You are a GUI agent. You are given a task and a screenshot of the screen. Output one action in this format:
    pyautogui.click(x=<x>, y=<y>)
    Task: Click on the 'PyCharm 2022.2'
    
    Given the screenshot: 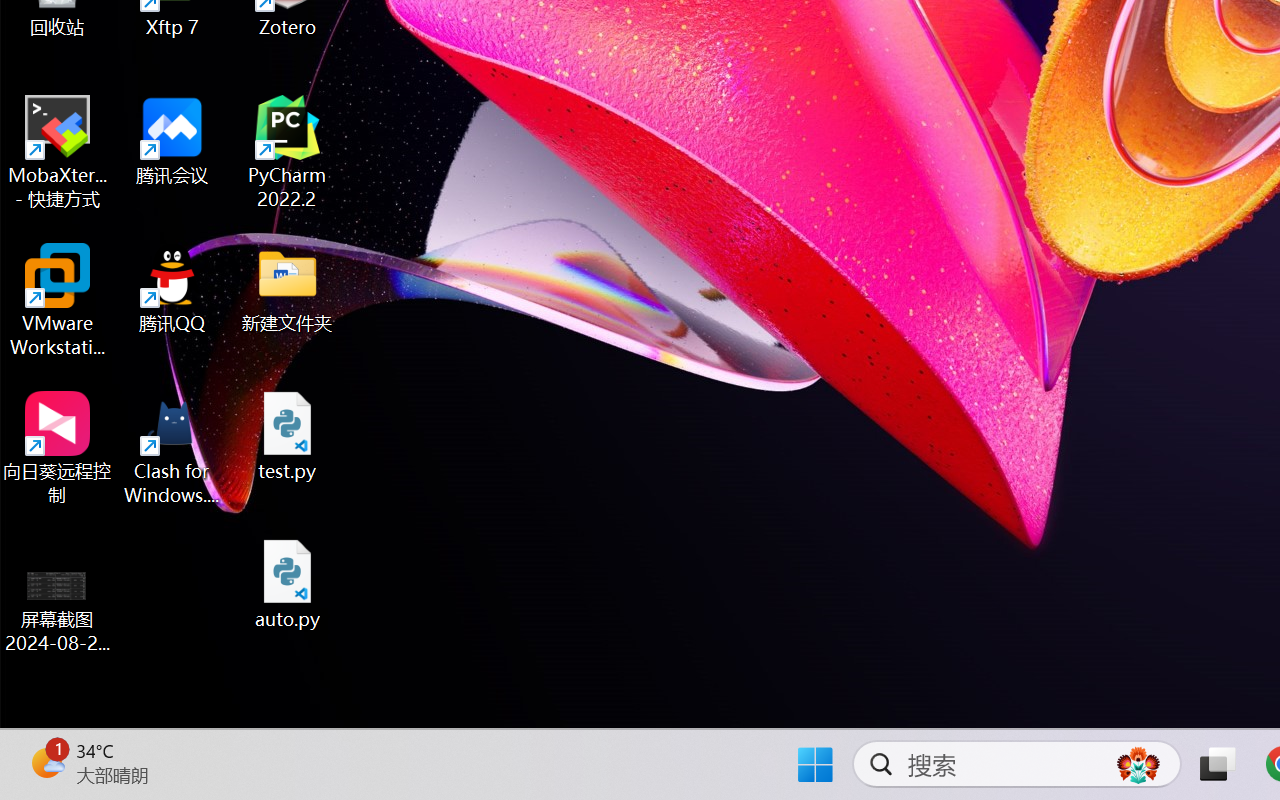 What is the action you would take?
    pyautogui.click(x=287, y=152)
    